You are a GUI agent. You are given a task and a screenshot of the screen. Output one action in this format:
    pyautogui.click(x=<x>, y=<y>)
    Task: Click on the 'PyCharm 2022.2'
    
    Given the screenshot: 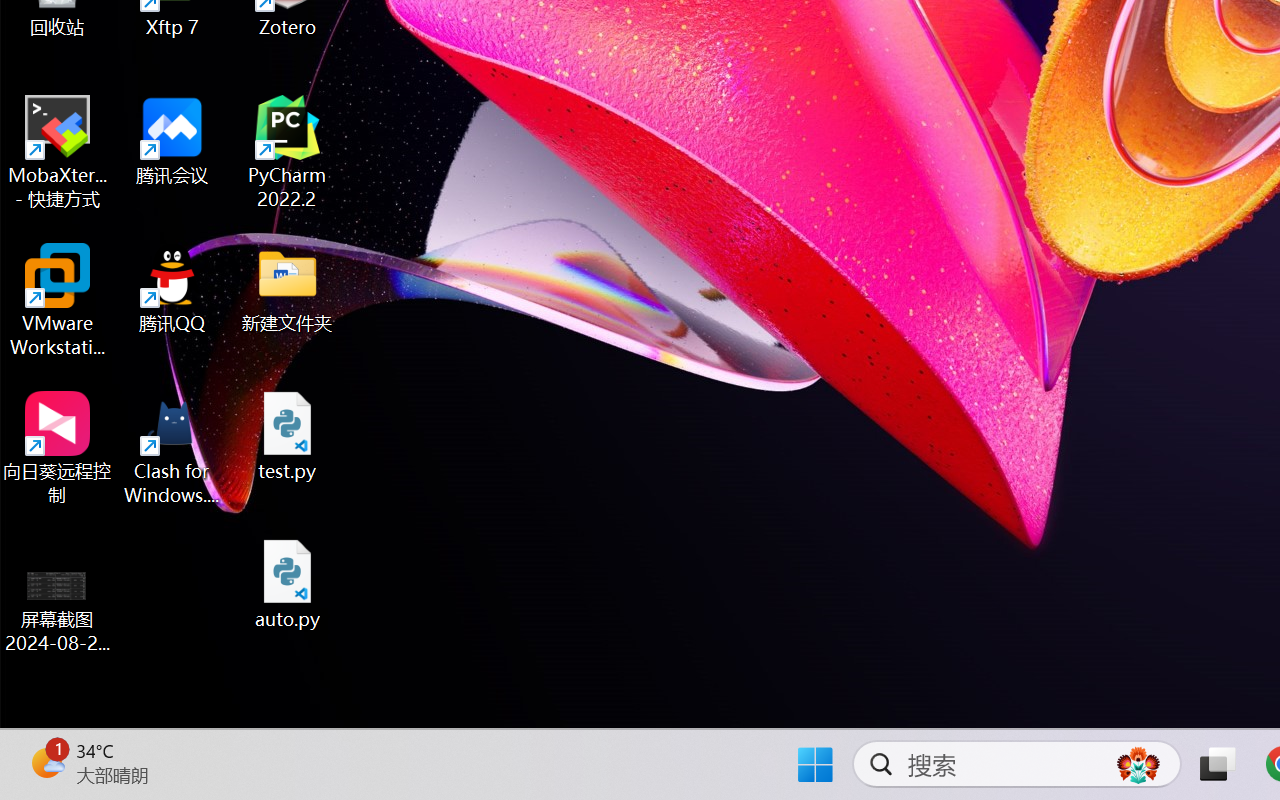 What is the action you would take?
    pyautogui.click(x=287, y=152)
    